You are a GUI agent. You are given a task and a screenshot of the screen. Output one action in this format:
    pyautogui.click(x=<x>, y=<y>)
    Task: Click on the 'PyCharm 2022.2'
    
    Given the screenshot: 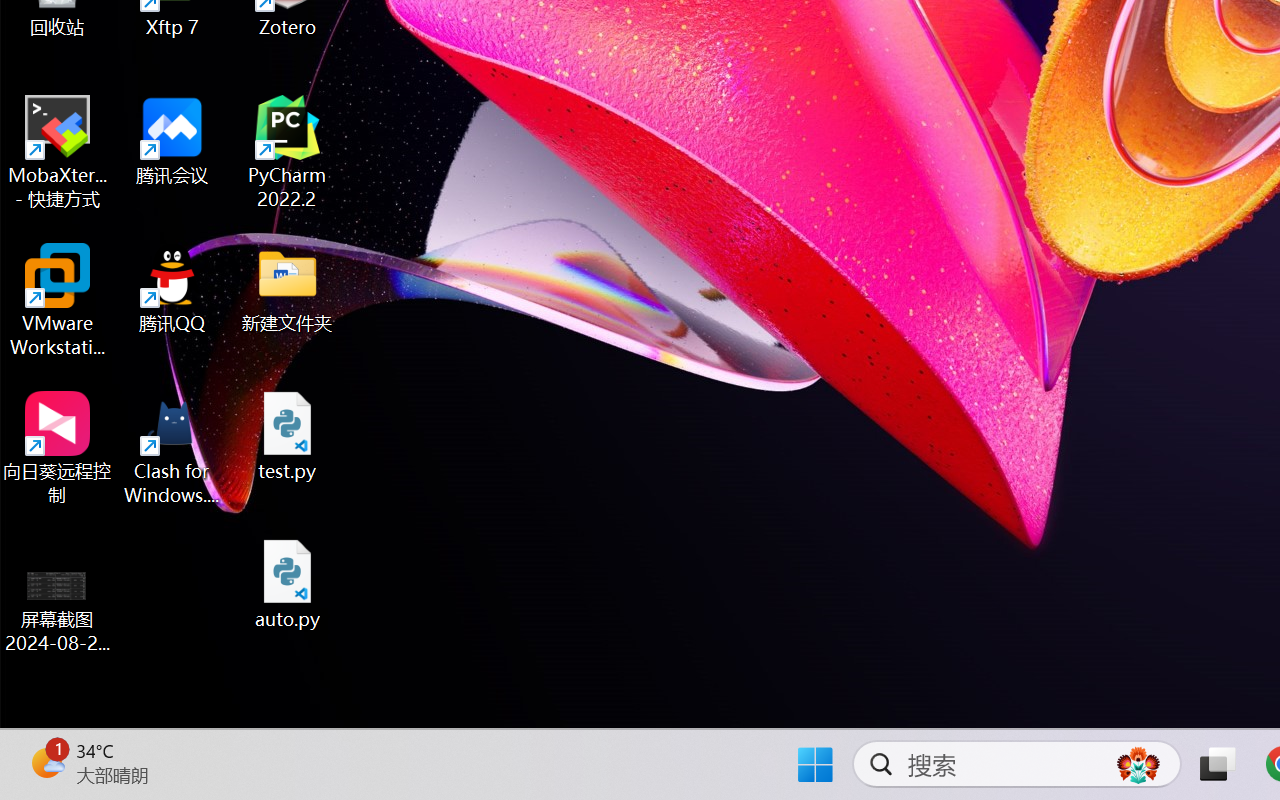 What is the action you would take?
    pyautogui.click(x=287, y=152)
    